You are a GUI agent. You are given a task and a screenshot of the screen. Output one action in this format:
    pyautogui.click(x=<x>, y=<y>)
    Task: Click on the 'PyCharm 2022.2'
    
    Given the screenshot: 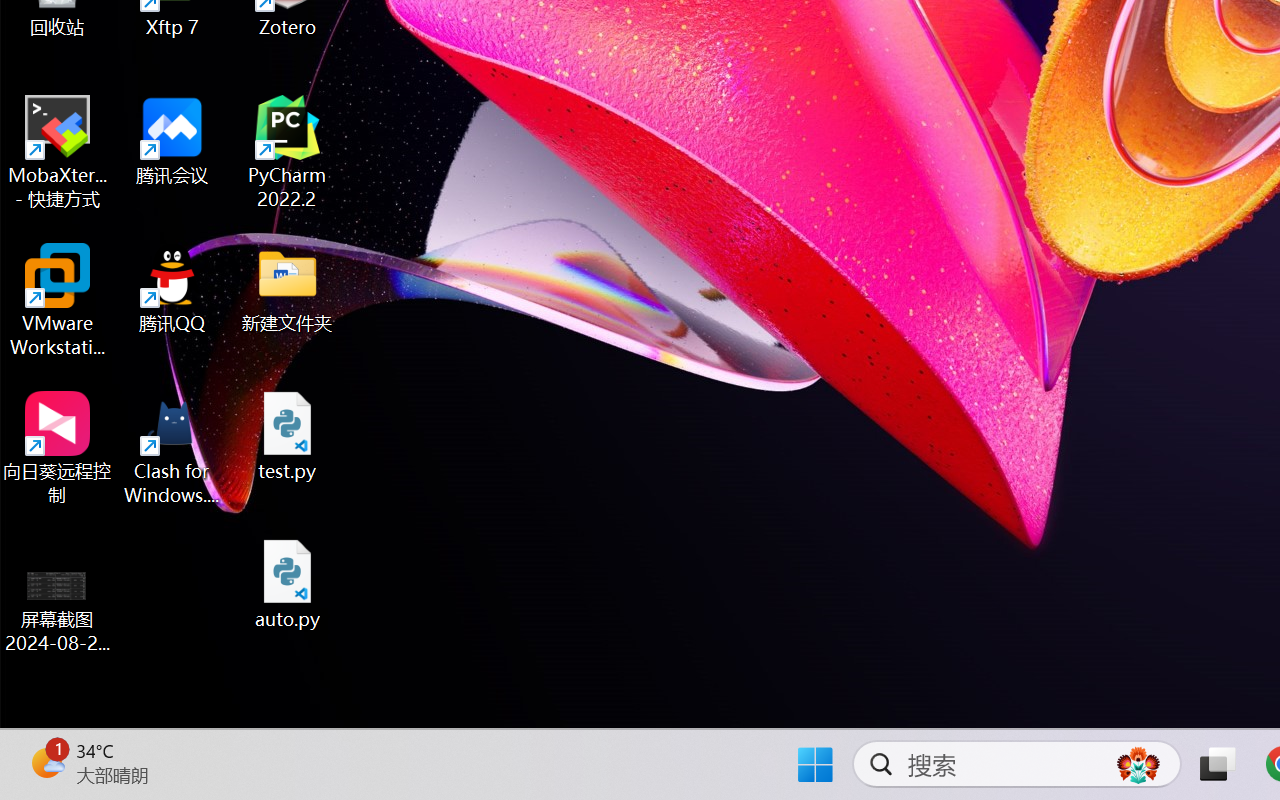 What is the action you would take?
    pyautogui.click(x=287, y=152)
    